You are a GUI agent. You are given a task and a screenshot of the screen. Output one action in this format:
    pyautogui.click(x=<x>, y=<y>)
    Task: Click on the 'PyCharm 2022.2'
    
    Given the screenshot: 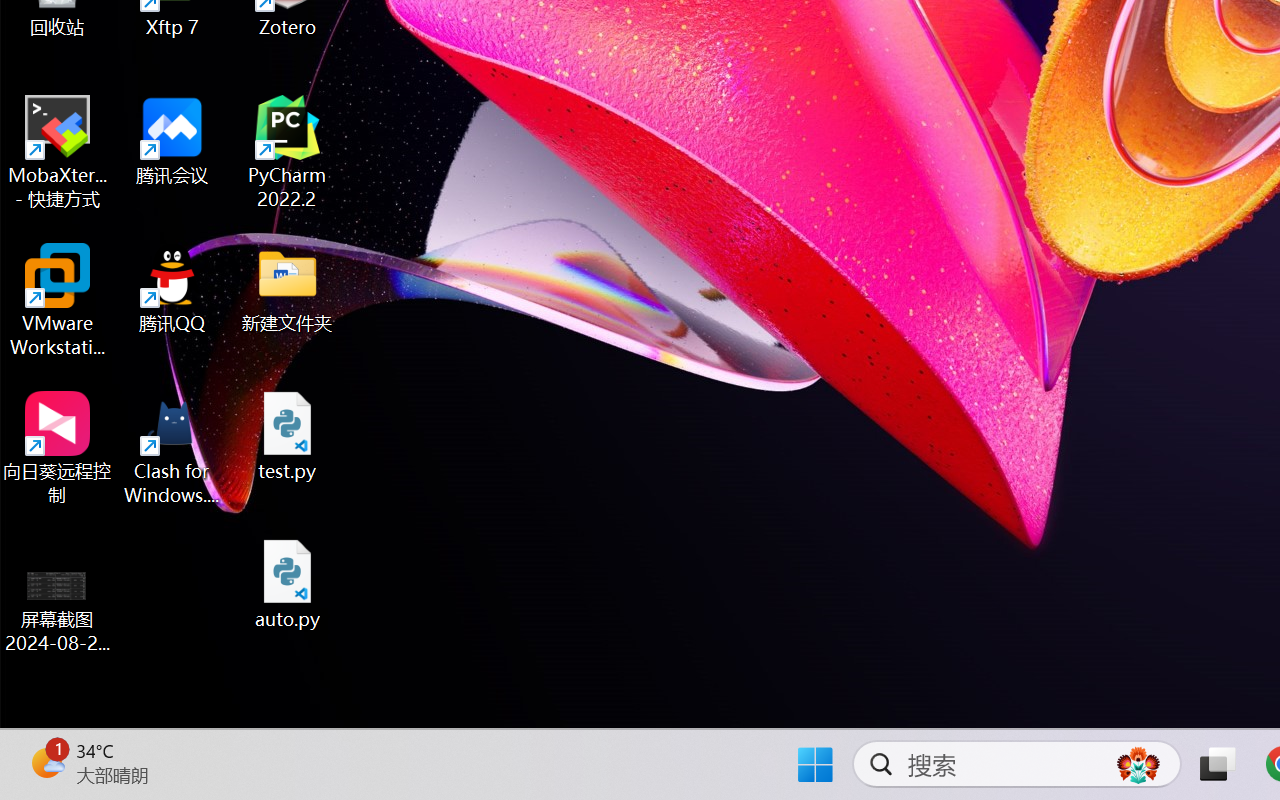 What is the action you would take?
    pyautogui.click(x=287, y=152)
    